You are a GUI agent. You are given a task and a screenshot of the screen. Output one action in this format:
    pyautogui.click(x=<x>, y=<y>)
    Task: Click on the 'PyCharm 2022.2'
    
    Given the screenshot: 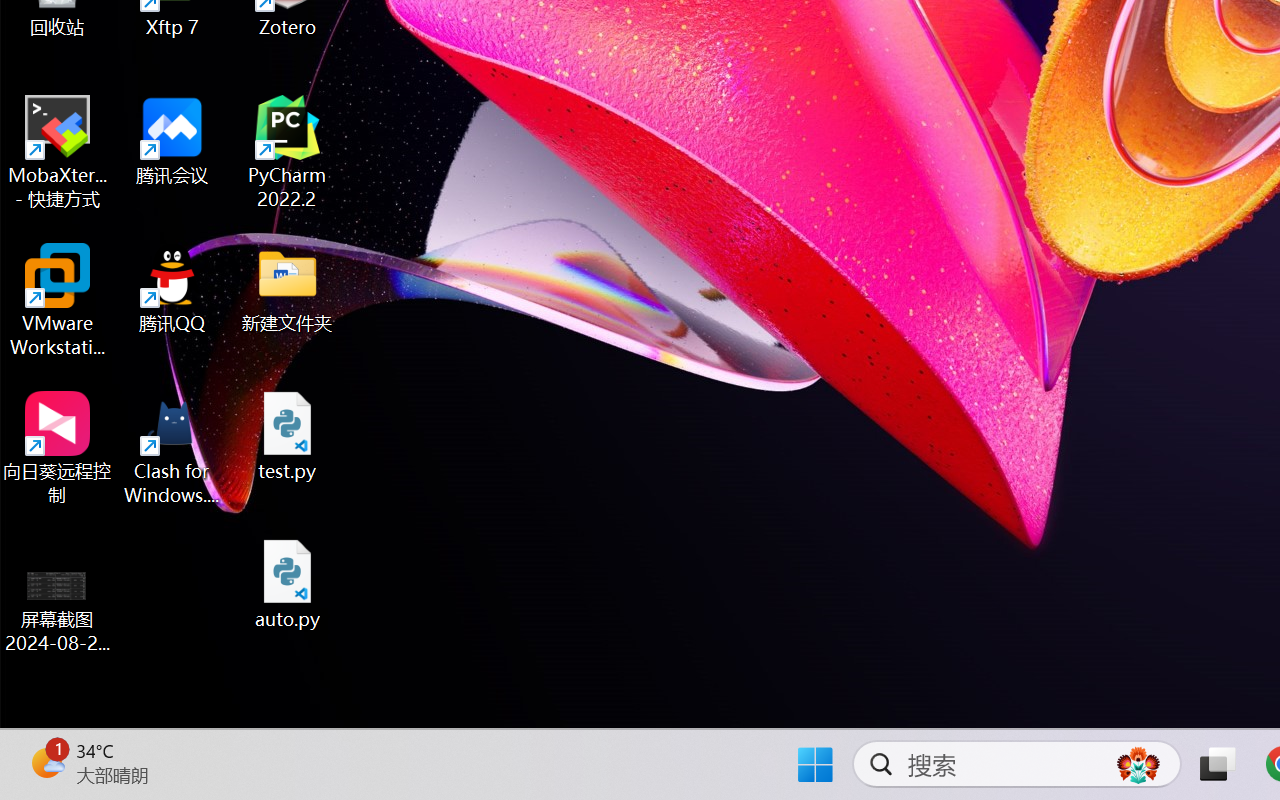 What is the action you would take?
    pyautogui.click(x=287, y=152)
    